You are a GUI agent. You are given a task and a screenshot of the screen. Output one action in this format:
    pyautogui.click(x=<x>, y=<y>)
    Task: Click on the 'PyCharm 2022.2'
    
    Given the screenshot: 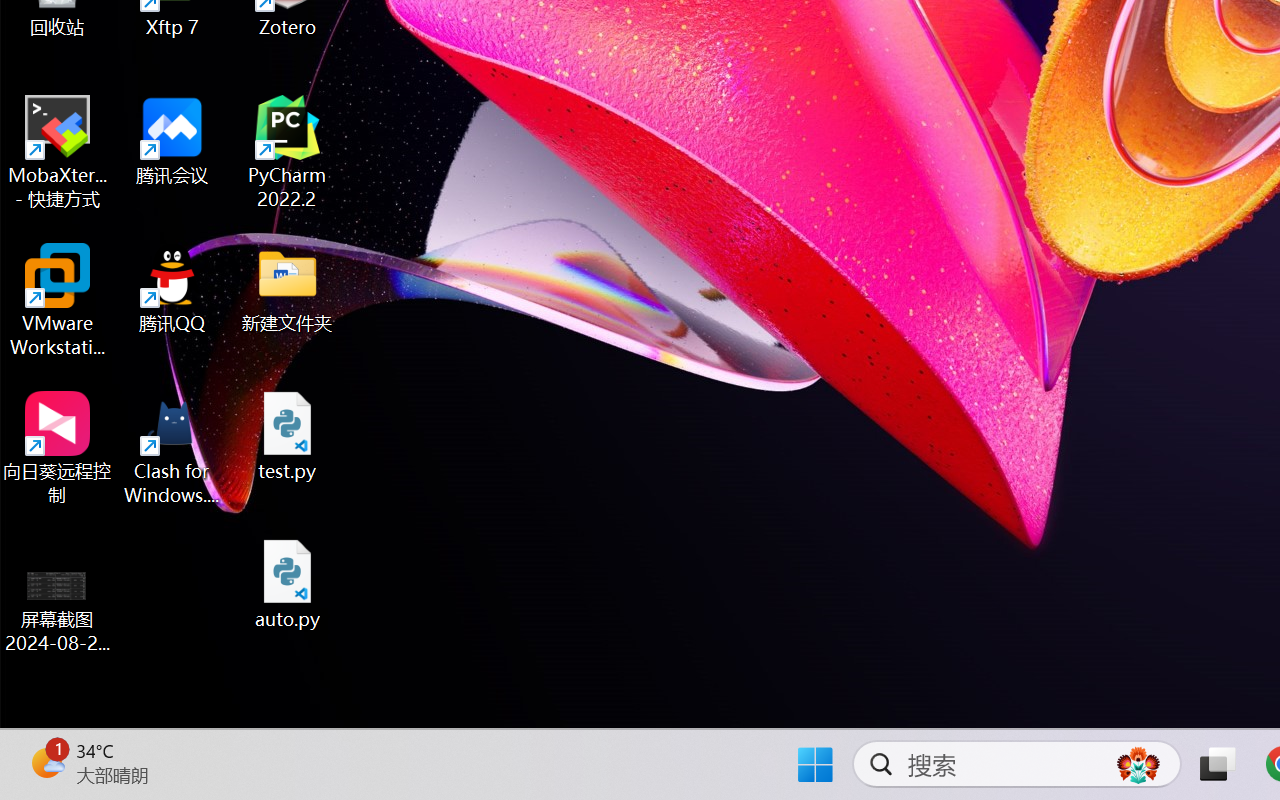 What is the action you would take?
    pyautogui.click(x=287, y=152)
    